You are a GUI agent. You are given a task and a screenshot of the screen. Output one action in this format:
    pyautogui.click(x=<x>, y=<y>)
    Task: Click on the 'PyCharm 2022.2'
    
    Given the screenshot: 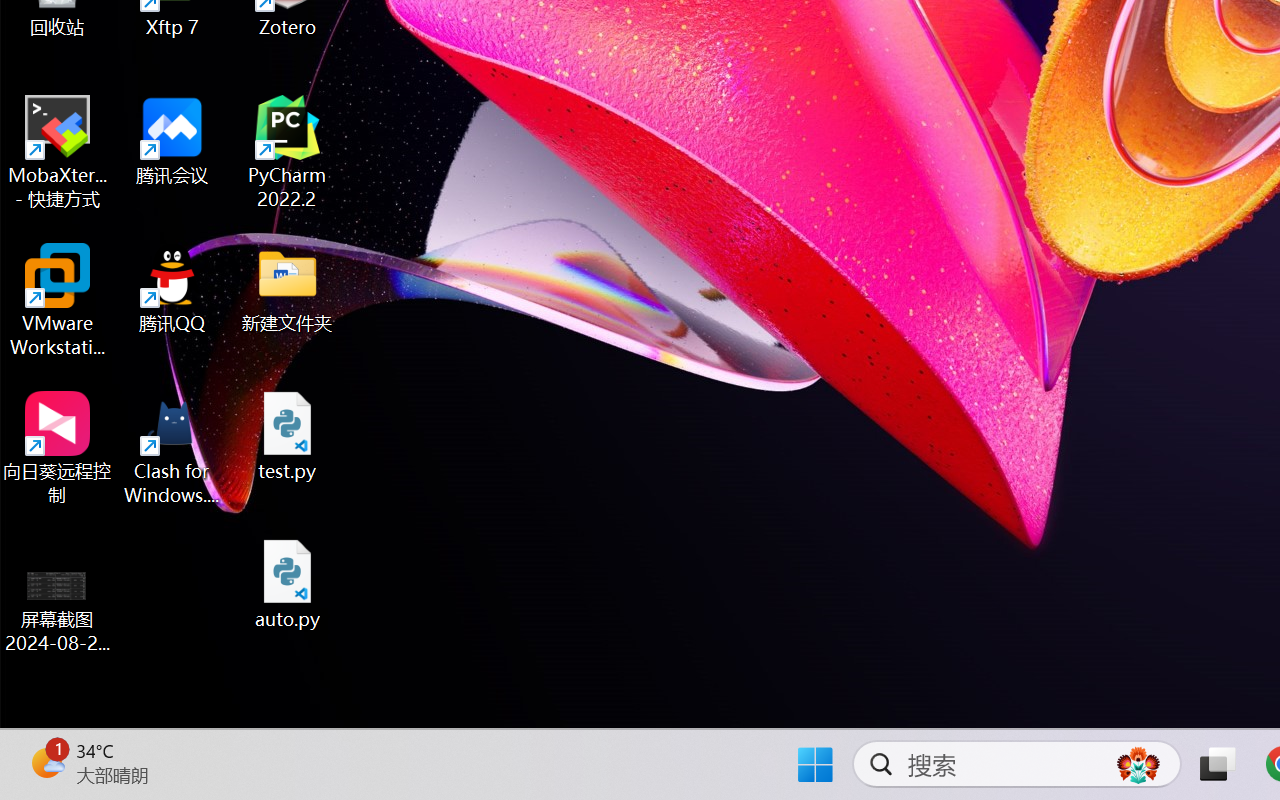 What is the action you would take?
    pyautogui.click(x=287, y=152)
    